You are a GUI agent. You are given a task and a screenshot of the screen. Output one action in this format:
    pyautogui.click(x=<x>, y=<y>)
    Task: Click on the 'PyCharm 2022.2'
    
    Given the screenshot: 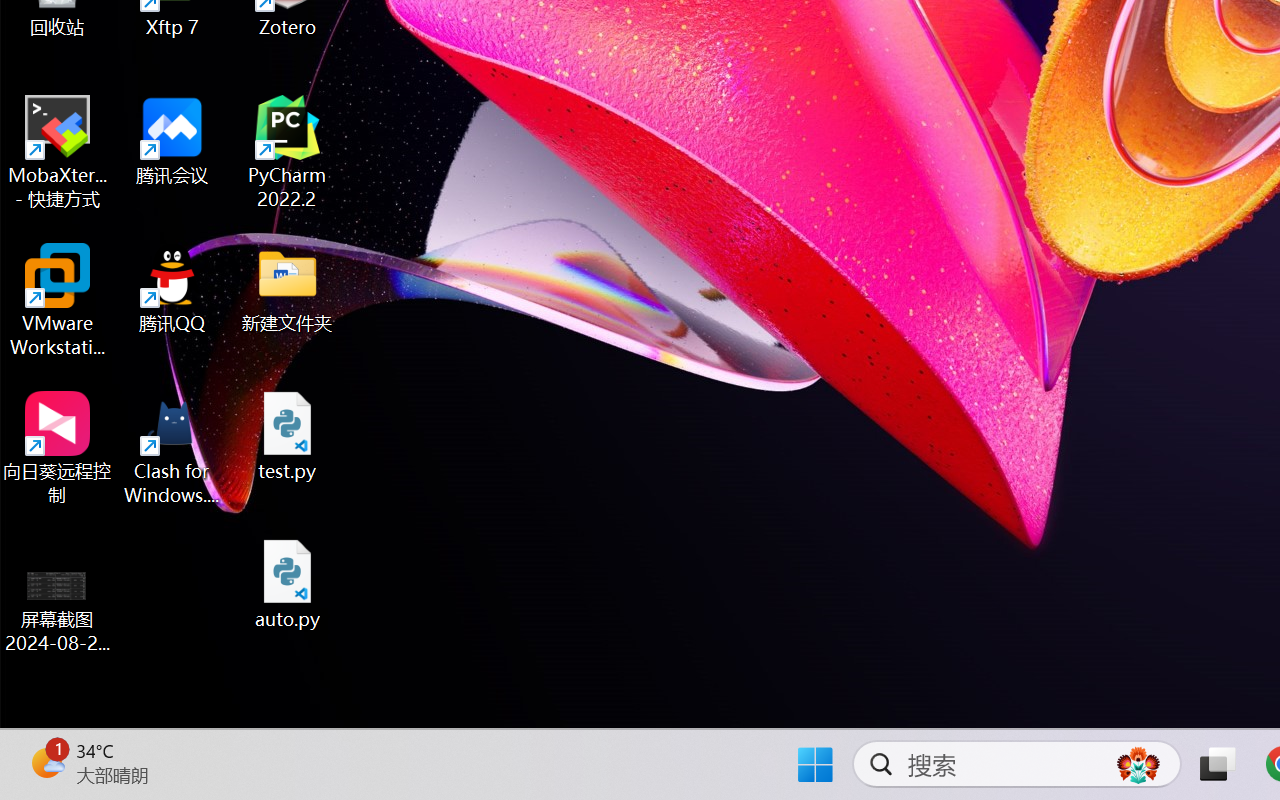 What is the action you would take?
    pyautogui.click(x=287, y=152)
    